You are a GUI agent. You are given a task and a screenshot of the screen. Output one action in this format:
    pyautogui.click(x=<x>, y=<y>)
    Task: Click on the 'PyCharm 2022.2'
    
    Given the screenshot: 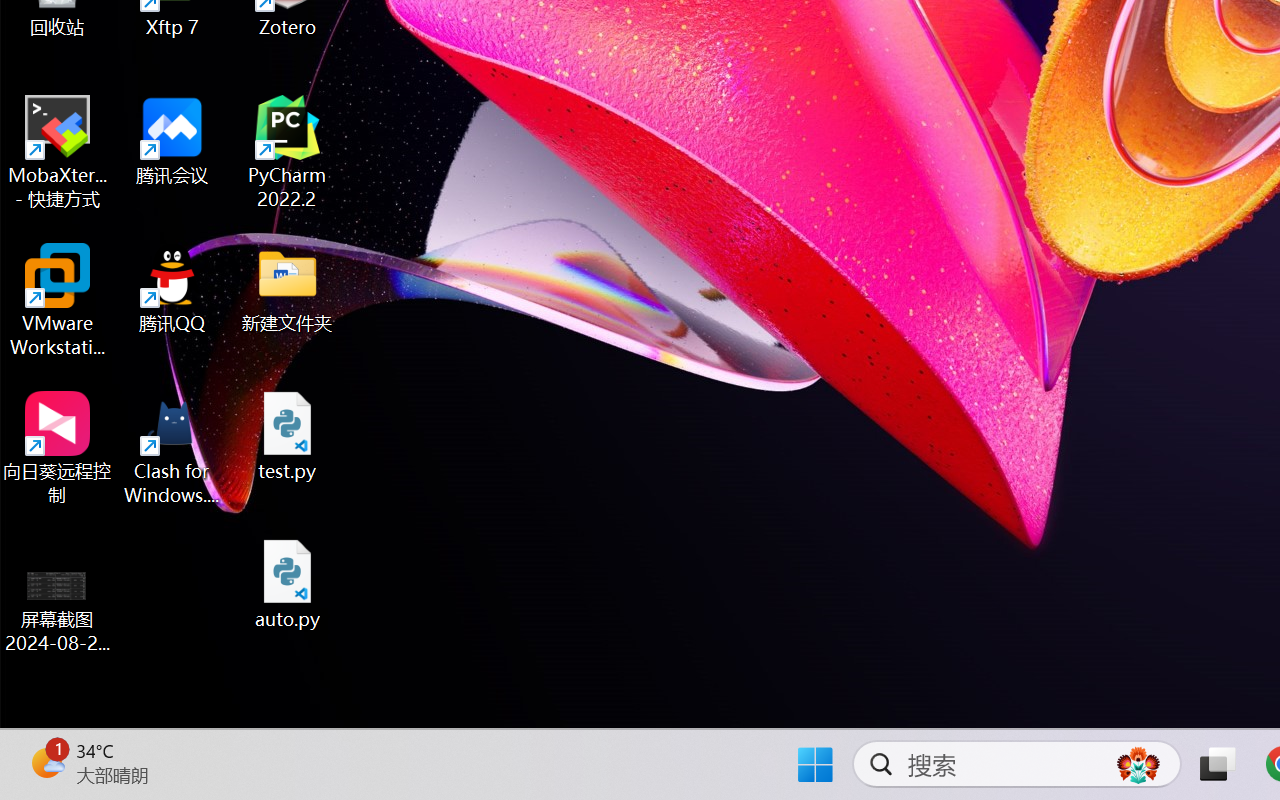 What is the action you would take?
    pyautogui.click(x=287, y=152)
    